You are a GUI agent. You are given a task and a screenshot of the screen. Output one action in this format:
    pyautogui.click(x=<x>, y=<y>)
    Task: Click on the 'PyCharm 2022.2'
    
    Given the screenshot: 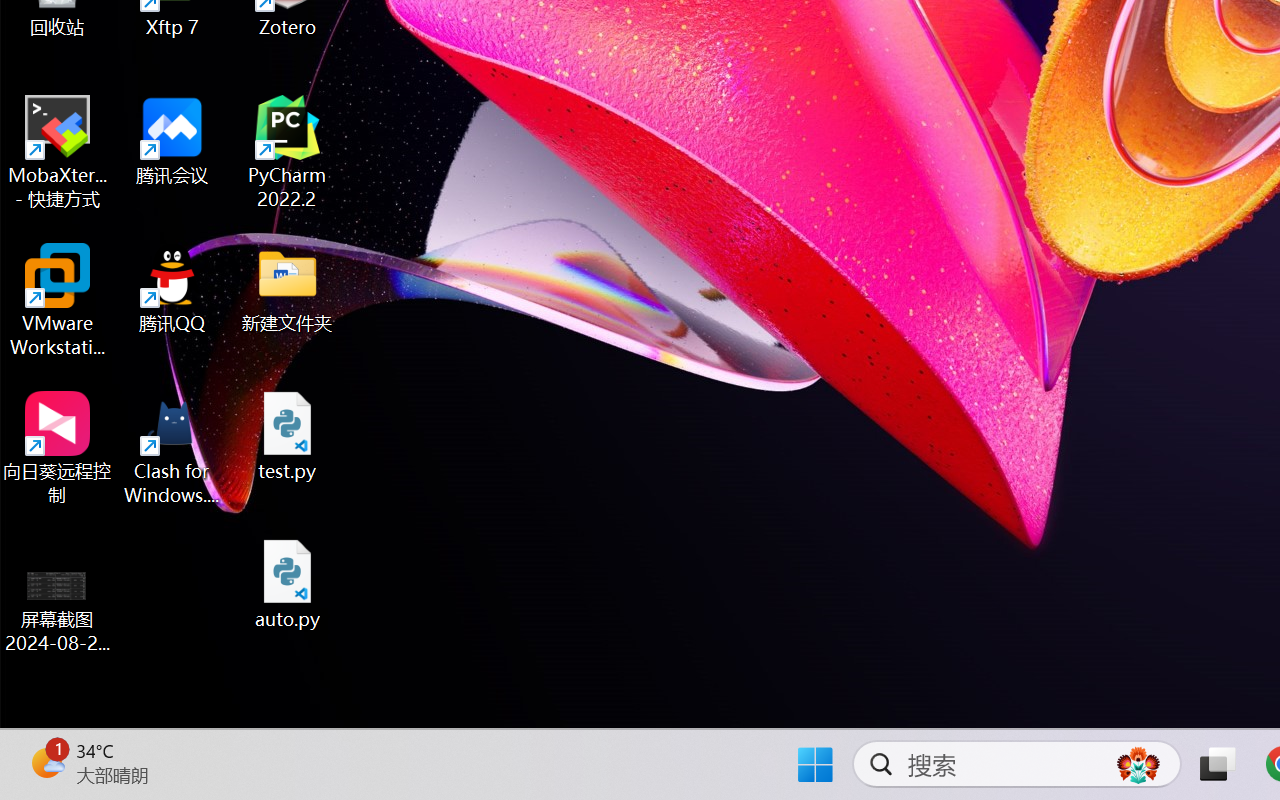 What is the action you would take?
    pyautogui.click(x=287, y=152)
    